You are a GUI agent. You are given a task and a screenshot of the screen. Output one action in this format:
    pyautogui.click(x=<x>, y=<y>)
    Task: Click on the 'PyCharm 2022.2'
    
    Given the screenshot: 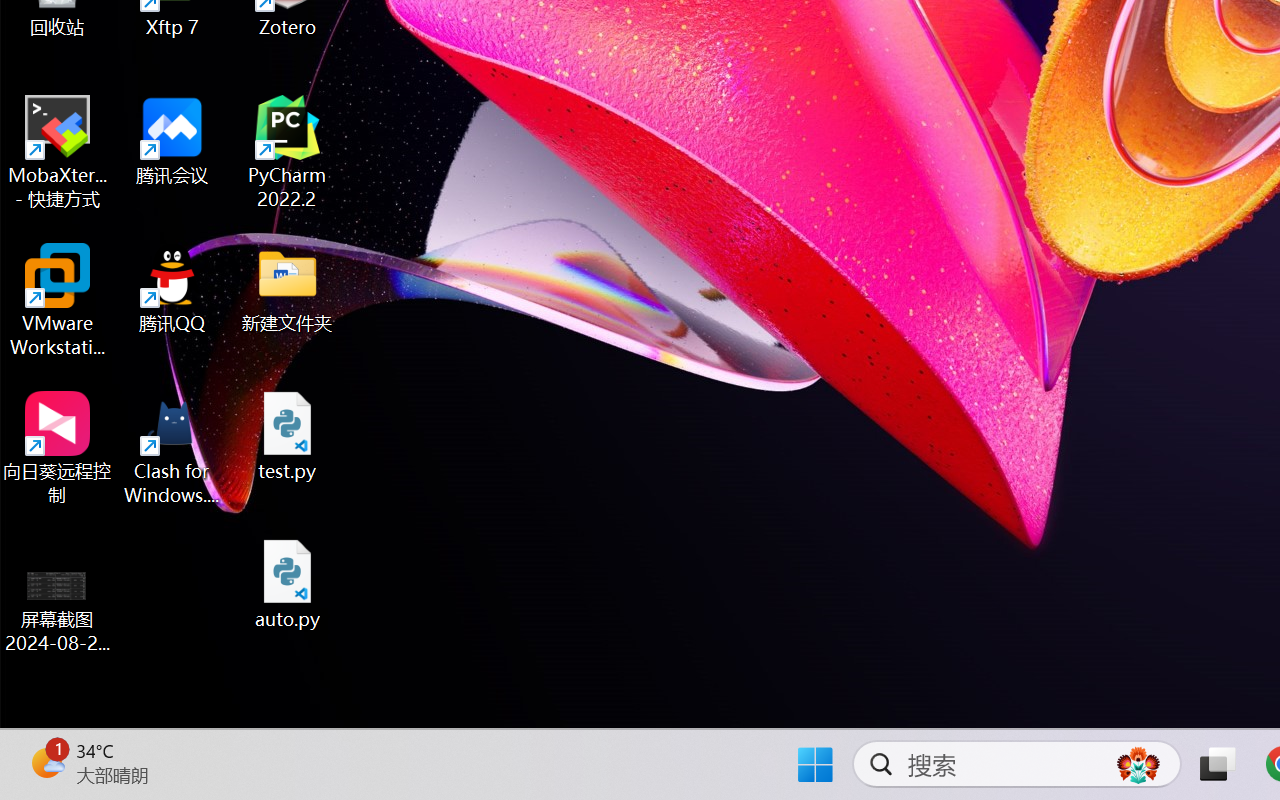 What is the action you would take?
    pyautogui.click(x=287, y=152)
    